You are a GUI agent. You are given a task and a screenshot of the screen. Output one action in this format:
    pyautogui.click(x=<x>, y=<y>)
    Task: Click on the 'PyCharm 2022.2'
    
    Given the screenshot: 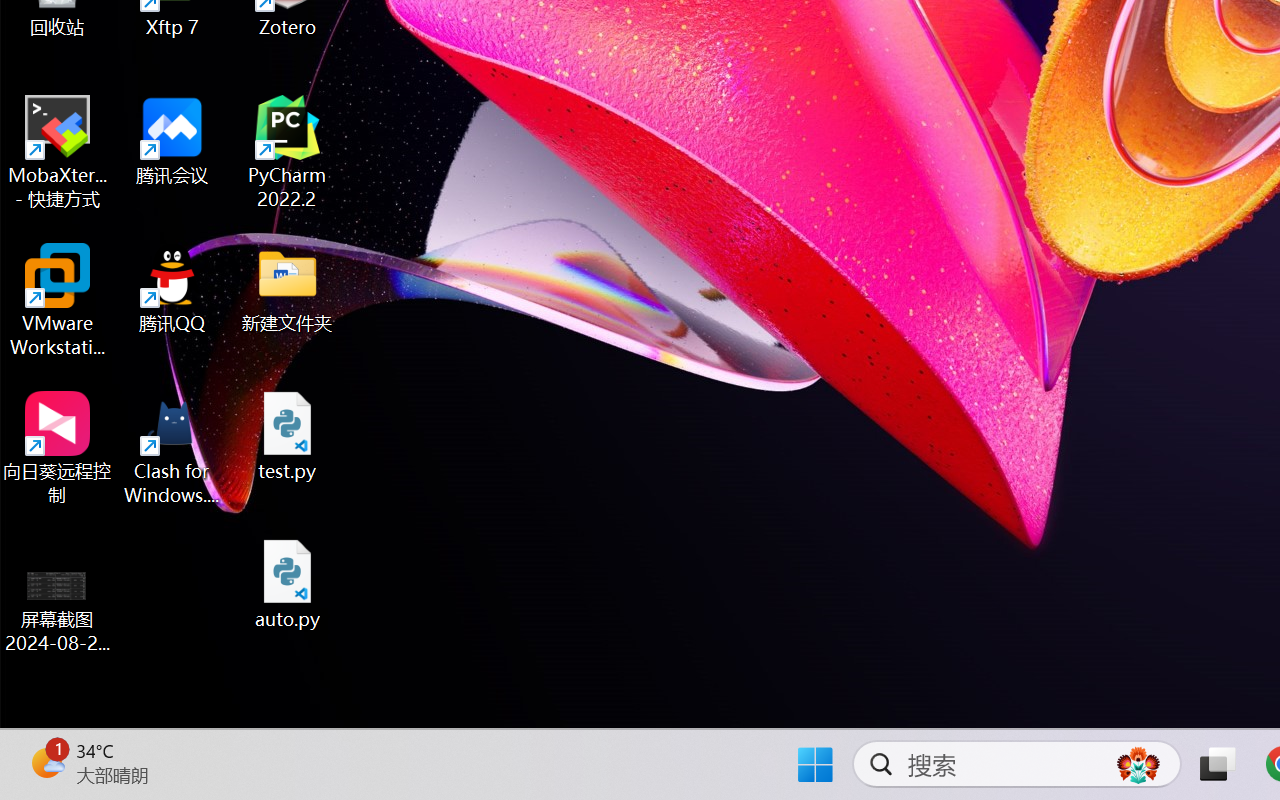 What is the action you would take?
    pyautogui.click(x=287, y=152)
    